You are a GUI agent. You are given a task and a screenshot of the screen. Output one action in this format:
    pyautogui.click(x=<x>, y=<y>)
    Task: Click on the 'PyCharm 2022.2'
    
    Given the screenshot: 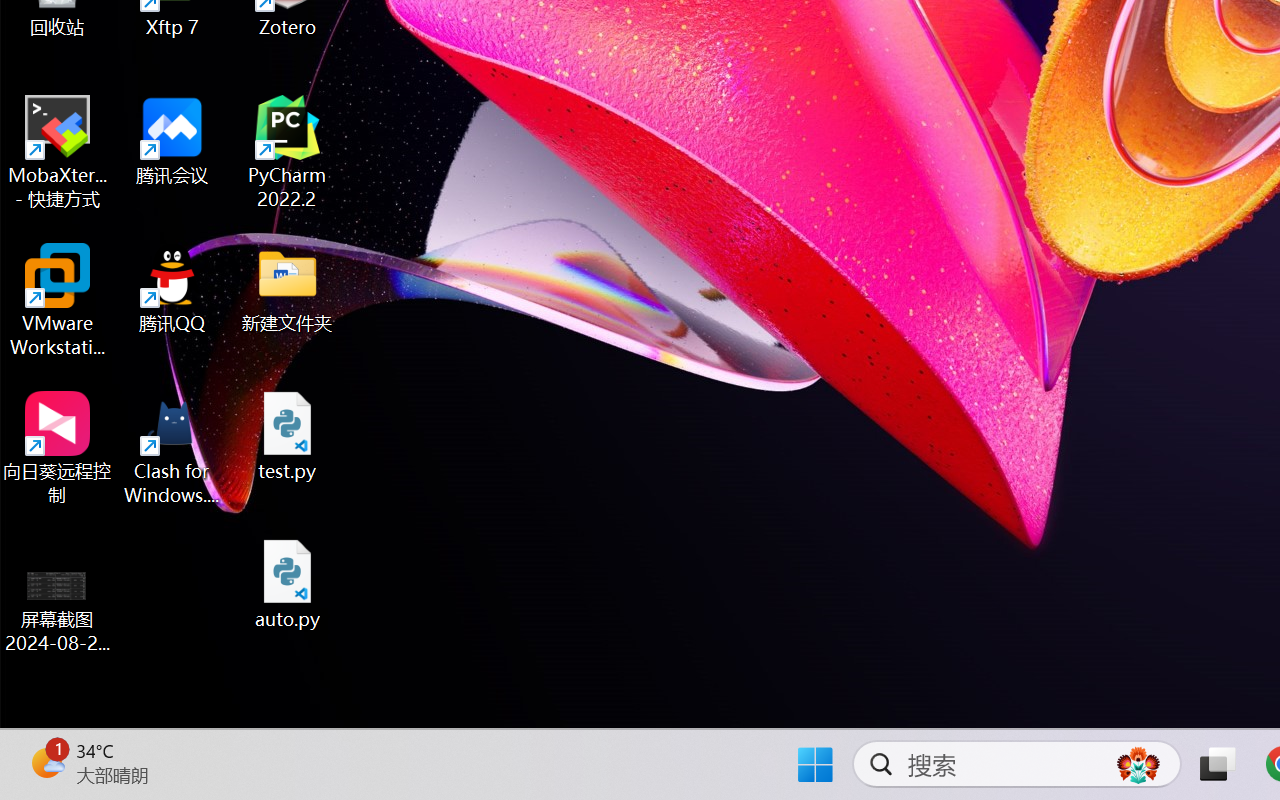 What is the action you would take?
    pyautogui.click(x=287, y=152)
    